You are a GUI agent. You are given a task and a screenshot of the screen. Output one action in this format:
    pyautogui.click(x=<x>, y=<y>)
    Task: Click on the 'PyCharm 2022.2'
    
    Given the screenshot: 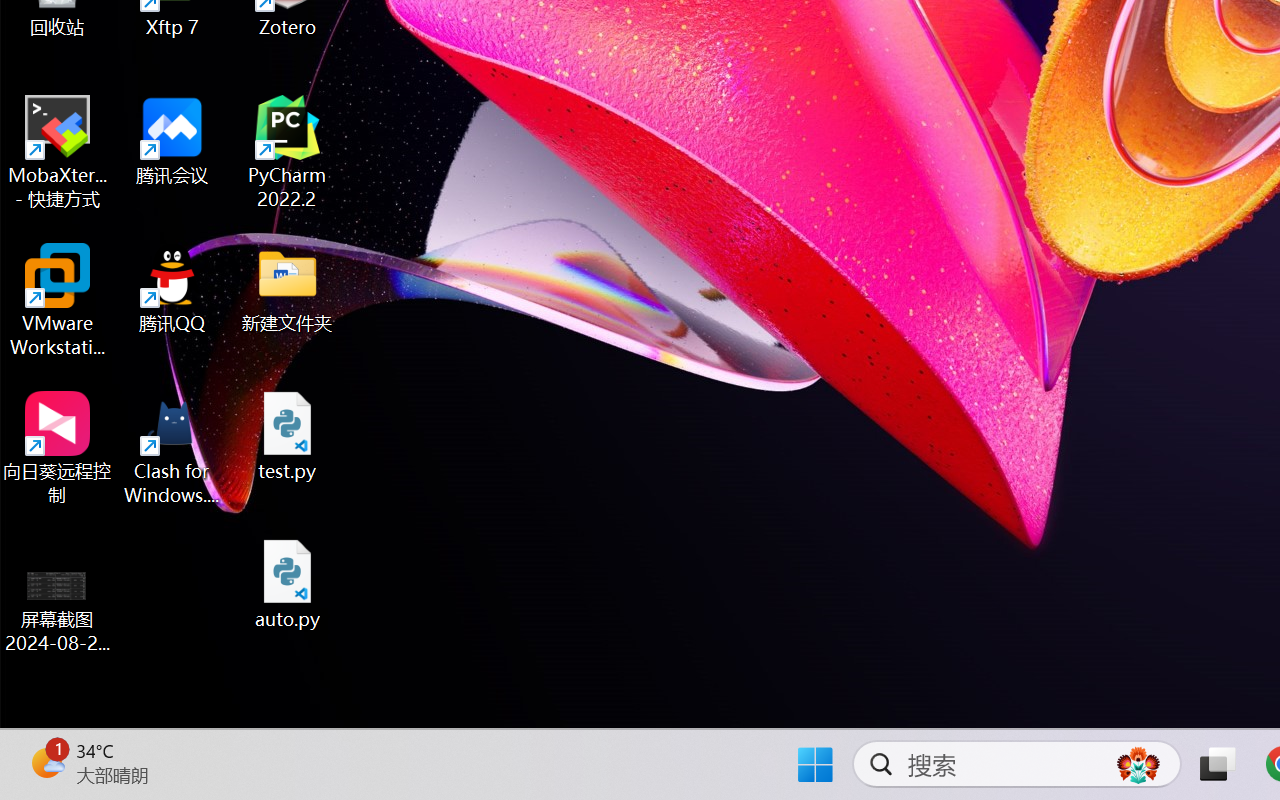 What is the action you would take?
    pyautogui.click(x=287, y=152)
    